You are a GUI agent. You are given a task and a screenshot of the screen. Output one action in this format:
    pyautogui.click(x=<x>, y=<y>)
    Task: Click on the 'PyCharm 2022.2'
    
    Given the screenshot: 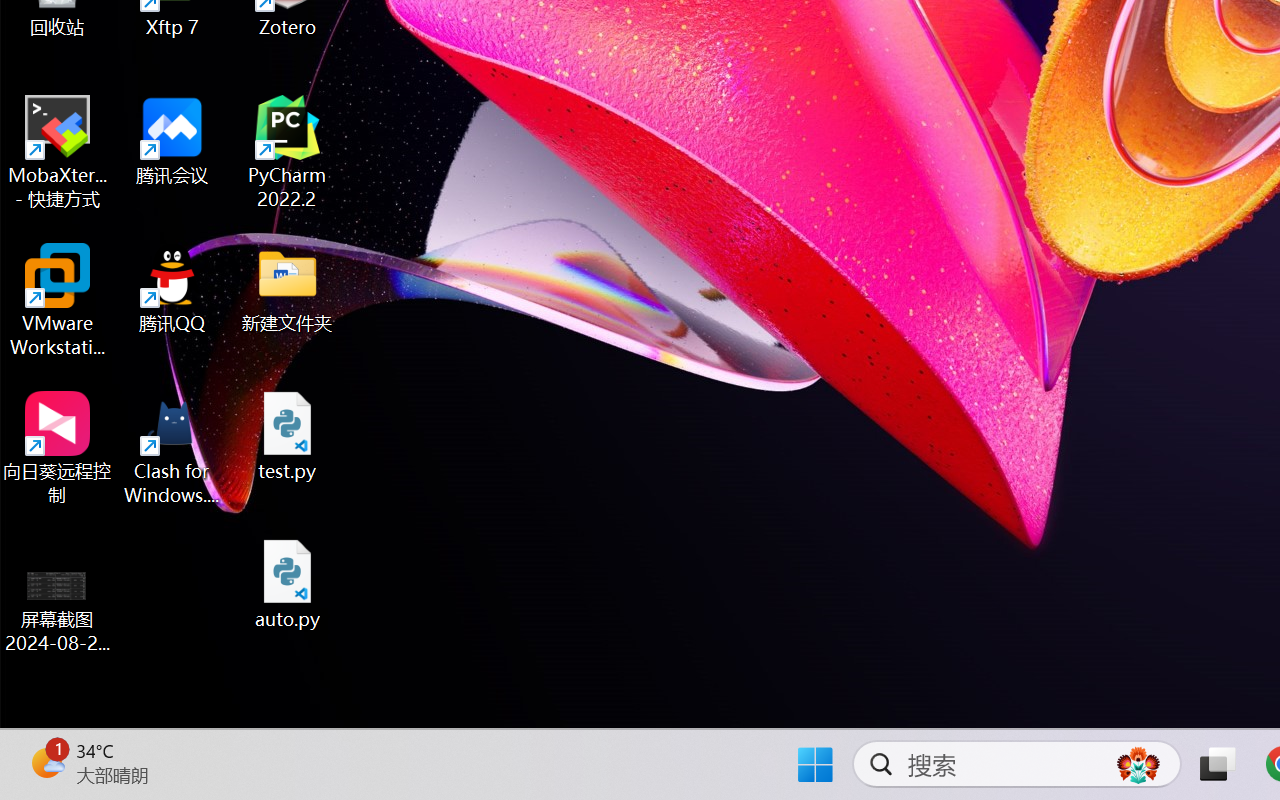 What is the action you would take?
    pyautogui.click(x=287, y=152)
    